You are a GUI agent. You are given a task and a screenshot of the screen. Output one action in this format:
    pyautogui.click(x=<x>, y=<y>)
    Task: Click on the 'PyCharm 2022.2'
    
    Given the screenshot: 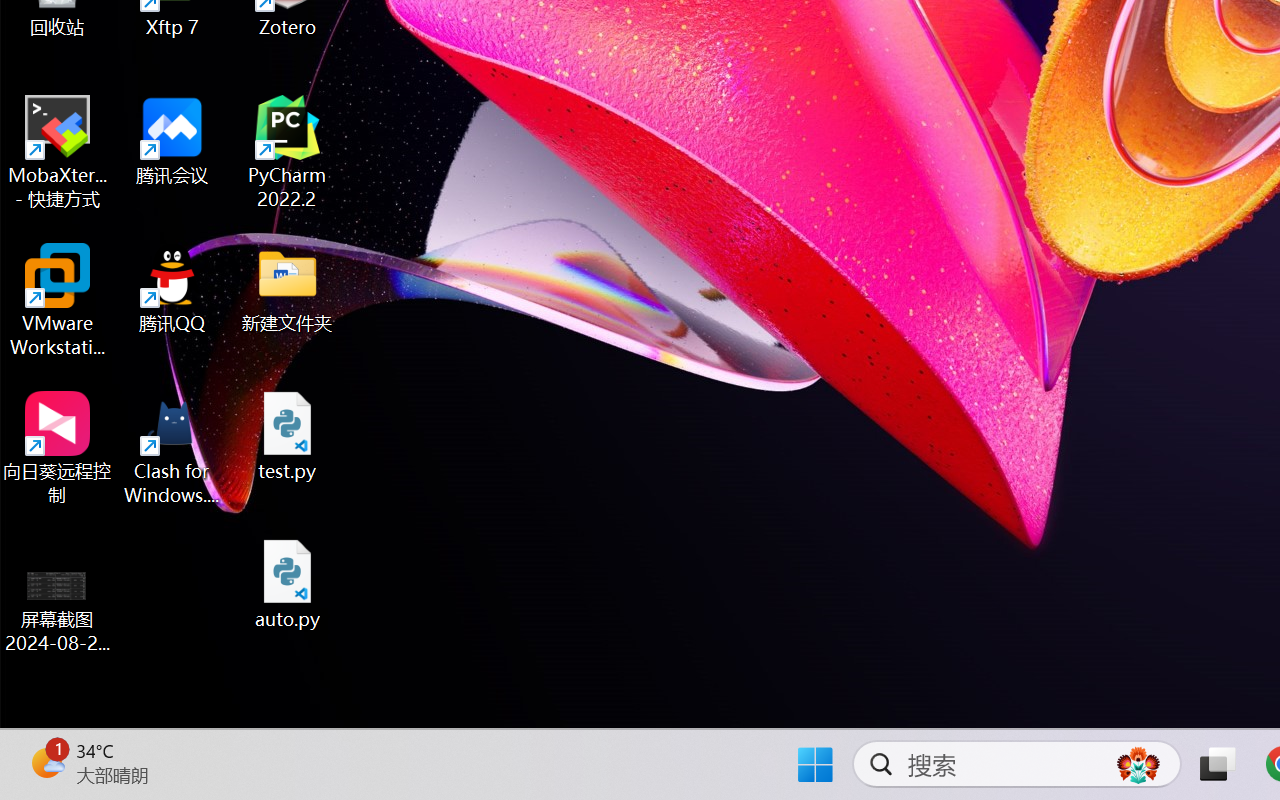 What is the action you would take?
    pyautogui.click(x=287, y=152)
    